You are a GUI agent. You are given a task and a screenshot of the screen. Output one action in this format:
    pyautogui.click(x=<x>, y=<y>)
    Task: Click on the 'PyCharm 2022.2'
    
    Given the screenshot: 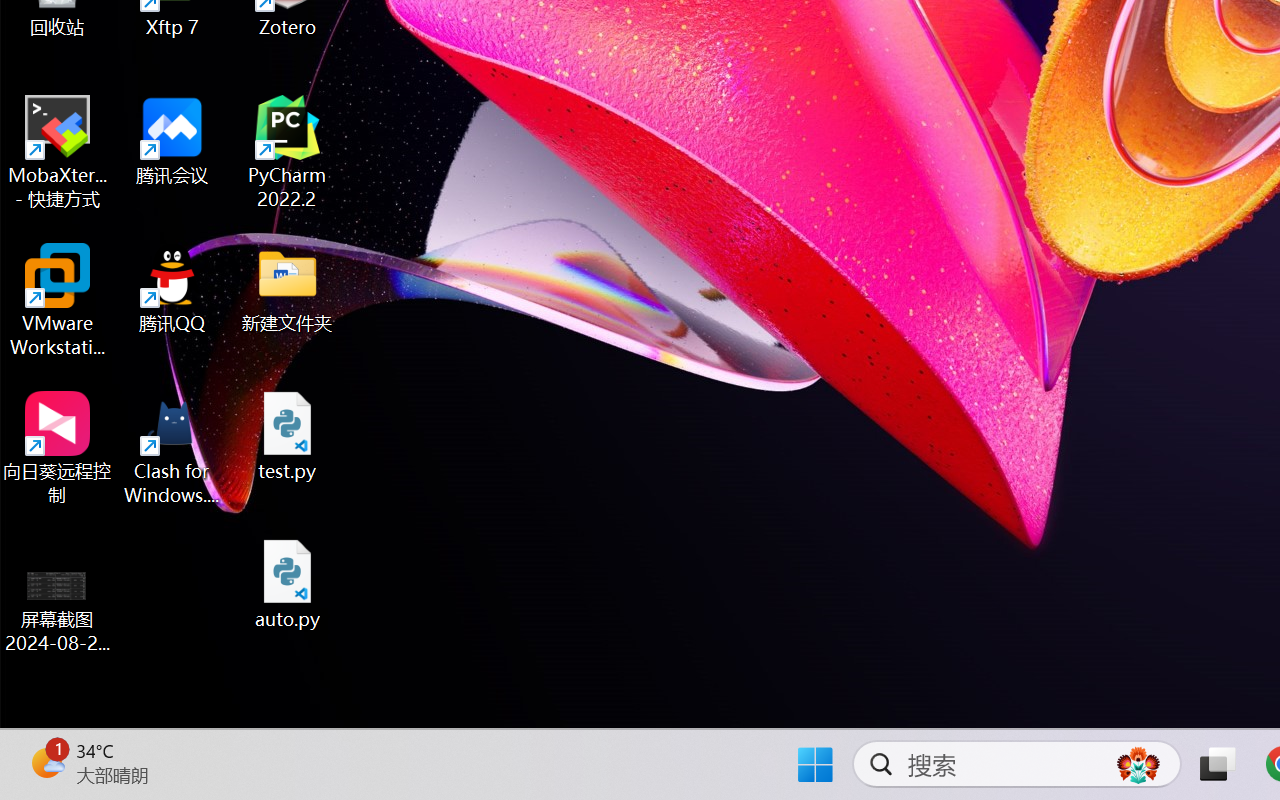 What is the action you would take?
    pyautogui.click(x=287, y=152)
    